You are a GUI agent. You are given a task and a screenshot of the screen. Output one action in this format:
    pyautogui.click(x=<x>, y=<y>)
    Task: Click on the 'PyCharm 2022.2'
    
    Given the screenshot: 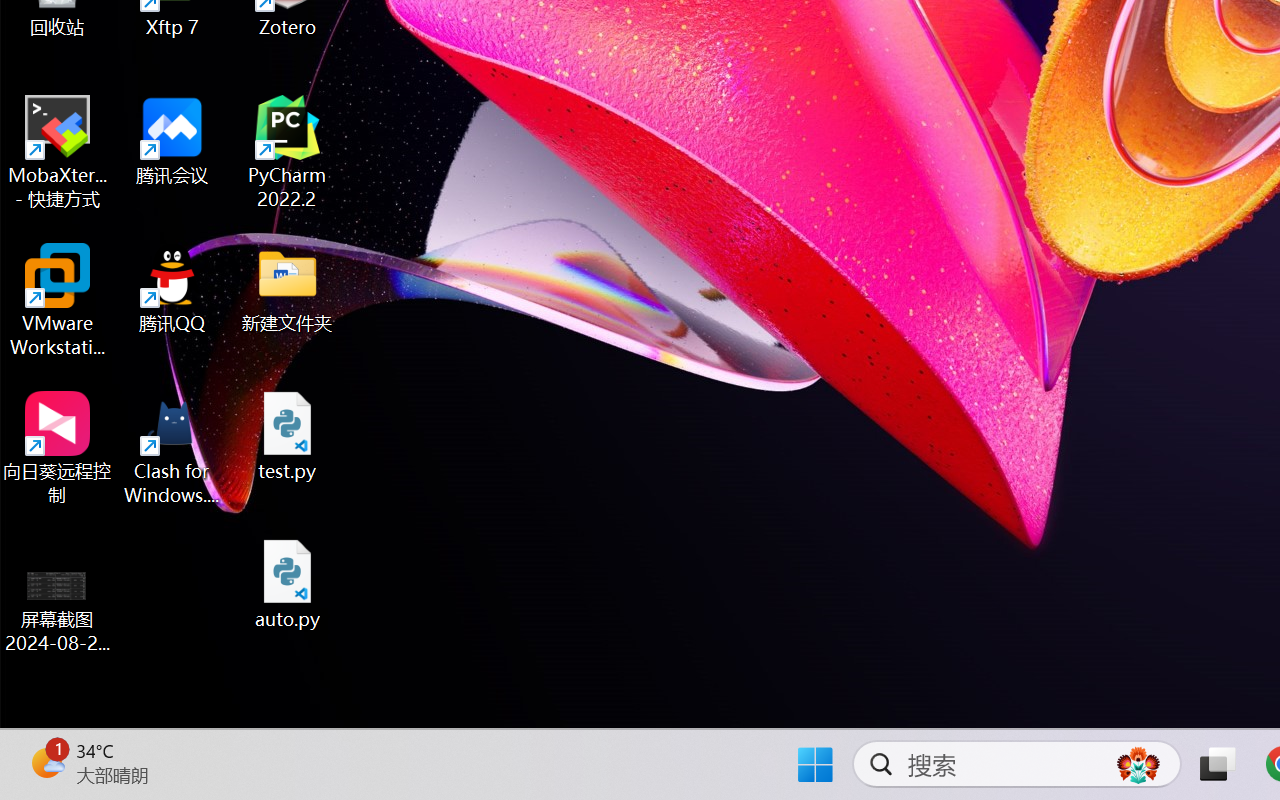 What is the action you would take?
    pyautogui.click(x=287, y=152)
    